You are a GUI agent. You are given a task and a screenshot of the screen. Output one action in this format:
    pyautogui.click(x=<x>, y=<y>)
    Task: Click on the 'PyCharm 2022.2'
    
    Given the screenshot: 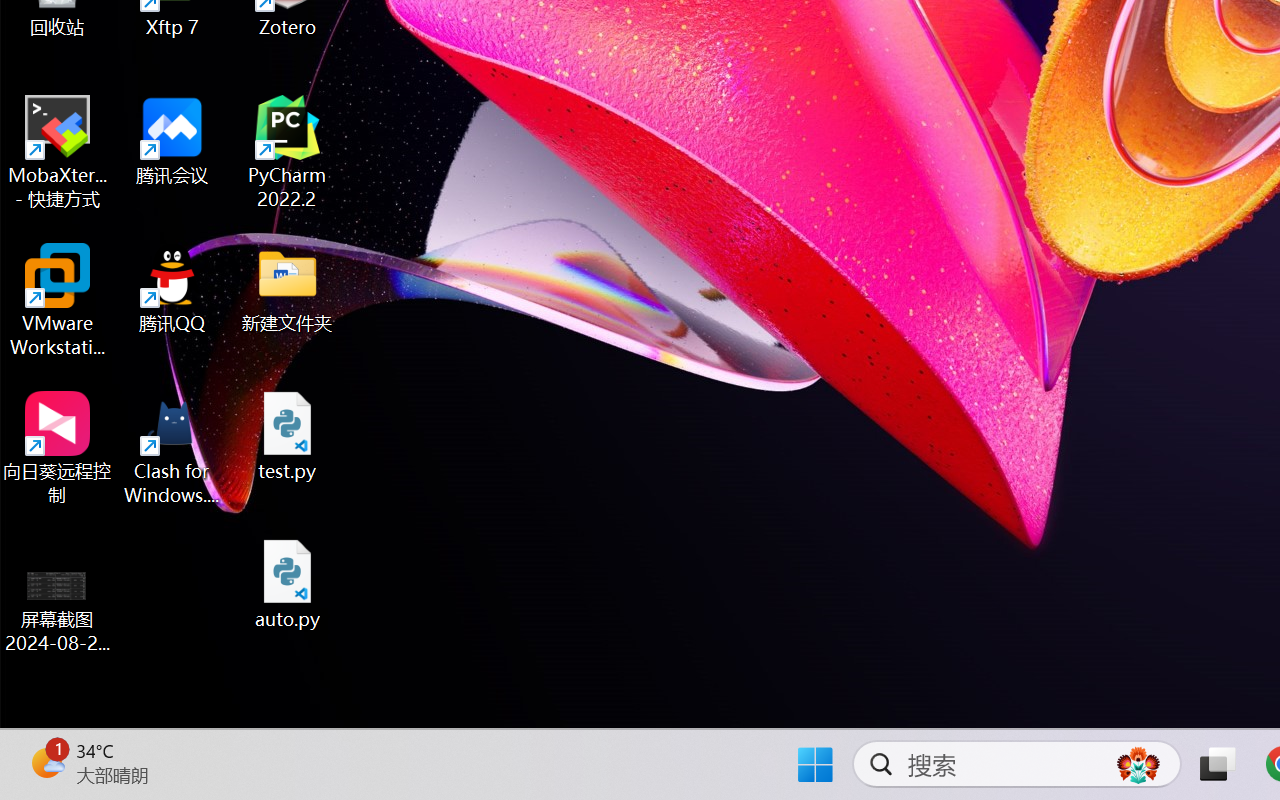 What is the action you would take?
    pyautogui.click(x=287, y=152)
    